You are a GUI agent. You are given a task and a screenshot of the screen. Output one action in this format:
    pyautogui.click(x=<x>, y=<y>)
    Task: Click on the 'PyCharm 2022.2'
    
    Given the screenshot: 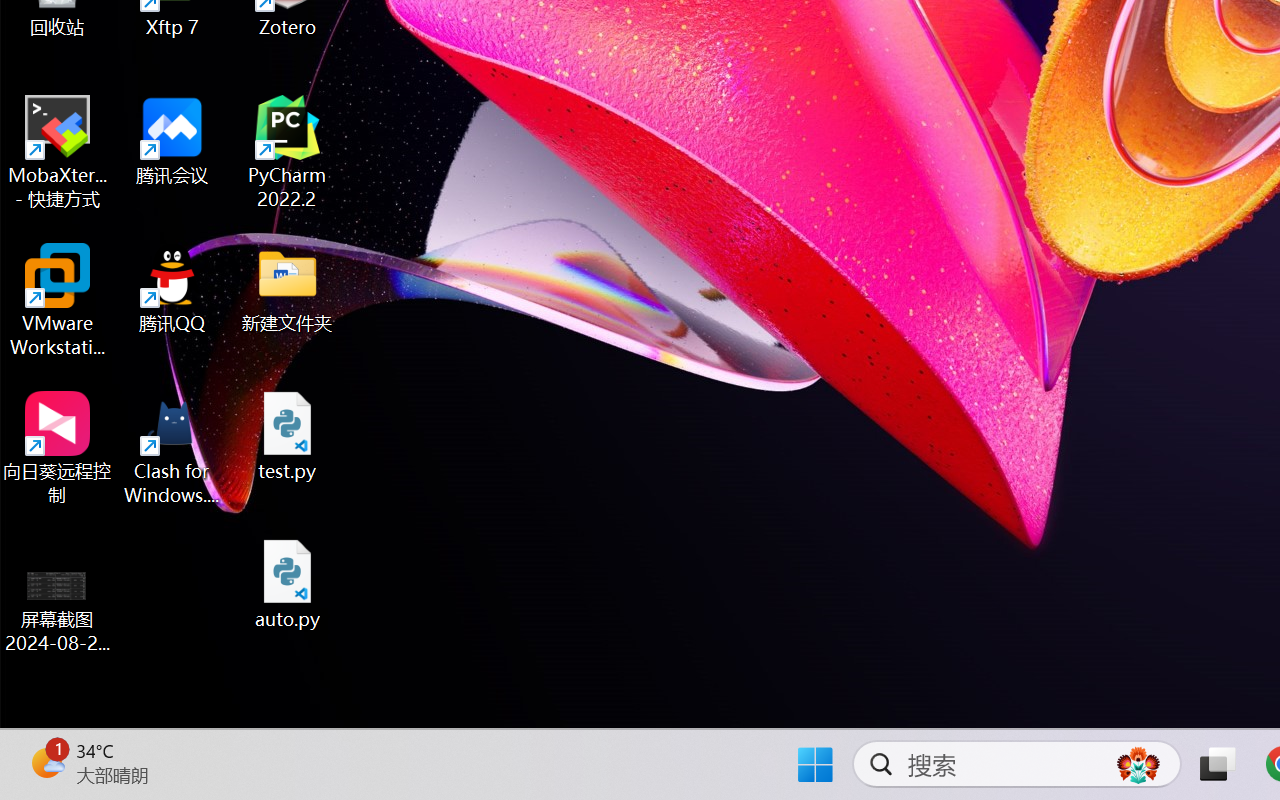 What is the action you would take?
    pyautogui.click(x=287, y=152)
    